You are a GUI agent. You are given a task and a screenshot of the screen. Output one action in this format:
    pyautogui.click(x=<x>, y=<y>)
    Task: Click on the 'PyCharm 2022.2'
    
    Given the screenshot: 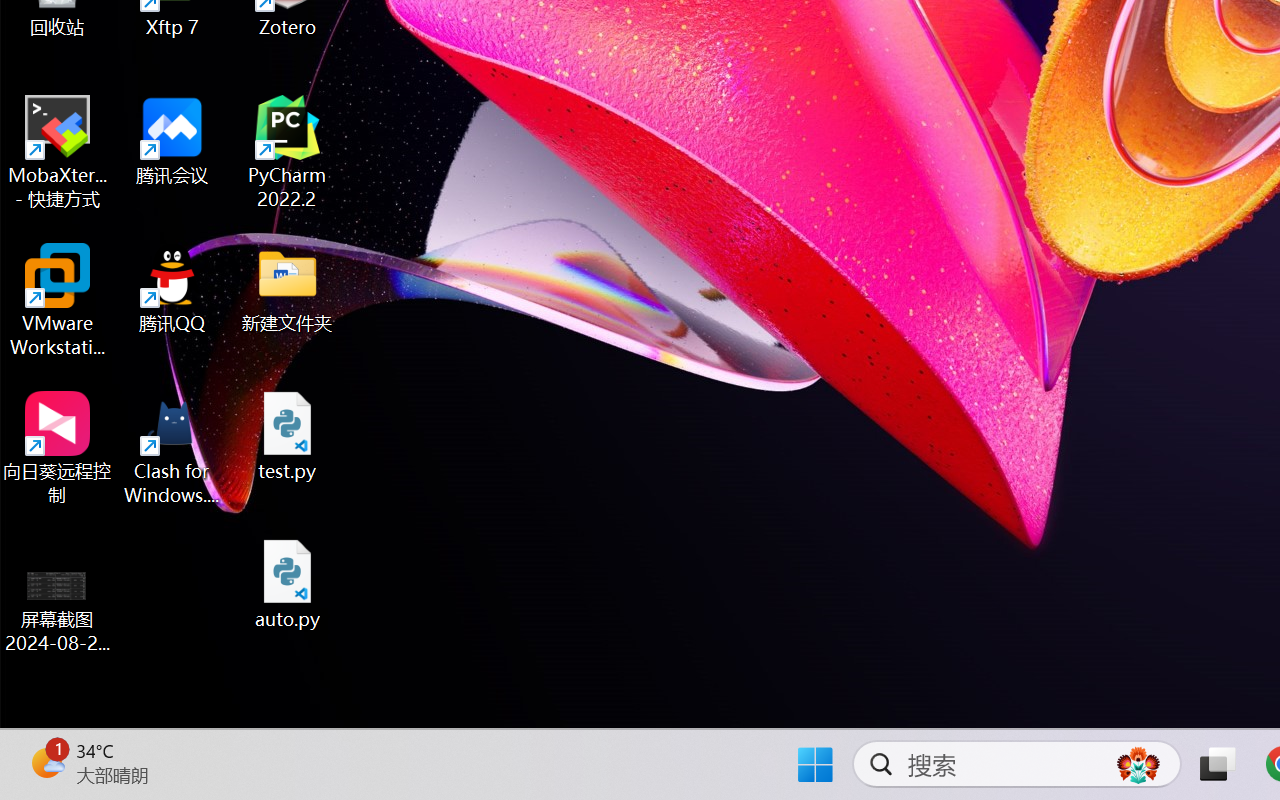 What is the action you would take?
    pyautogui.click(x=287, y=152)
    